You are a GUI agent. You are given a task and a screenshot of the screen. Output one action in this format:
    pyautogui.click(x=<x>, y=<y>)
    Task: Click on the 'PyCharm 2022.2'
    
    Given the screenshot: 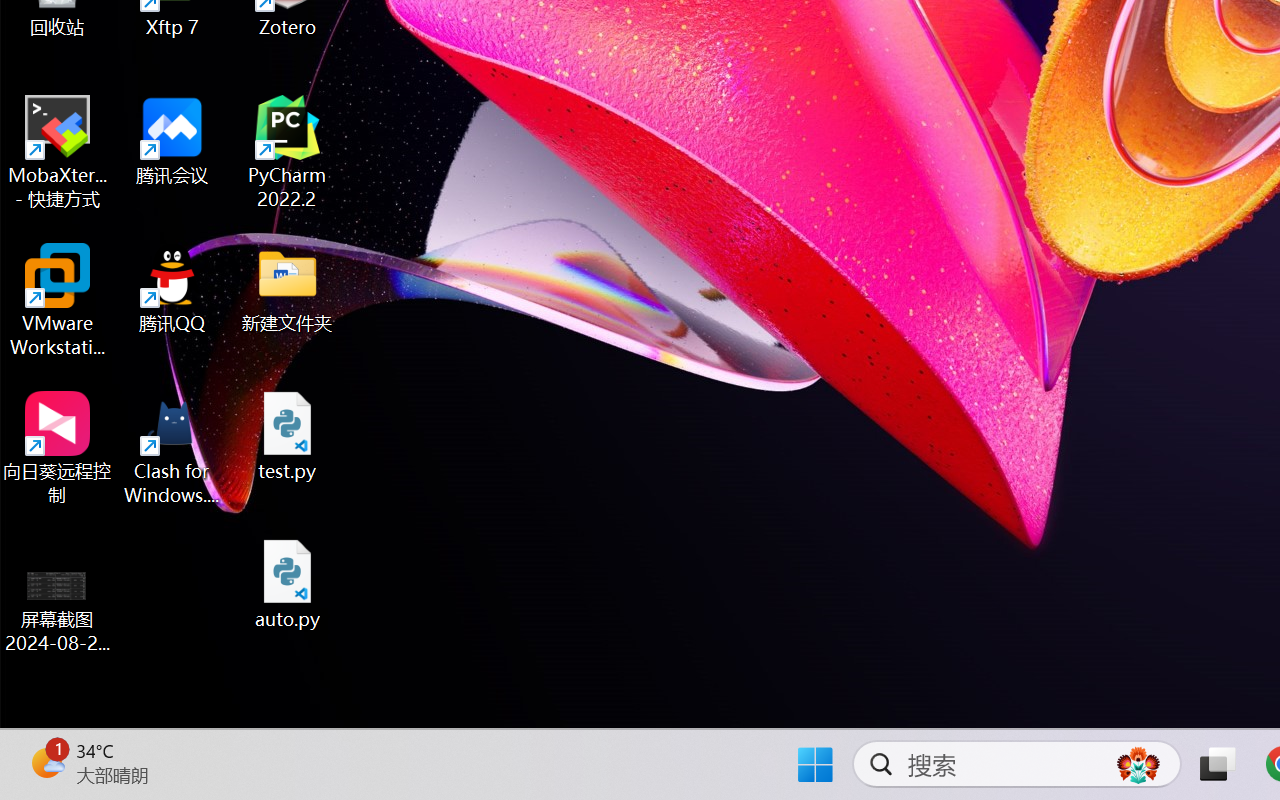 What is the action you would take?
    pyautogui.click(x=287, y=152)
    